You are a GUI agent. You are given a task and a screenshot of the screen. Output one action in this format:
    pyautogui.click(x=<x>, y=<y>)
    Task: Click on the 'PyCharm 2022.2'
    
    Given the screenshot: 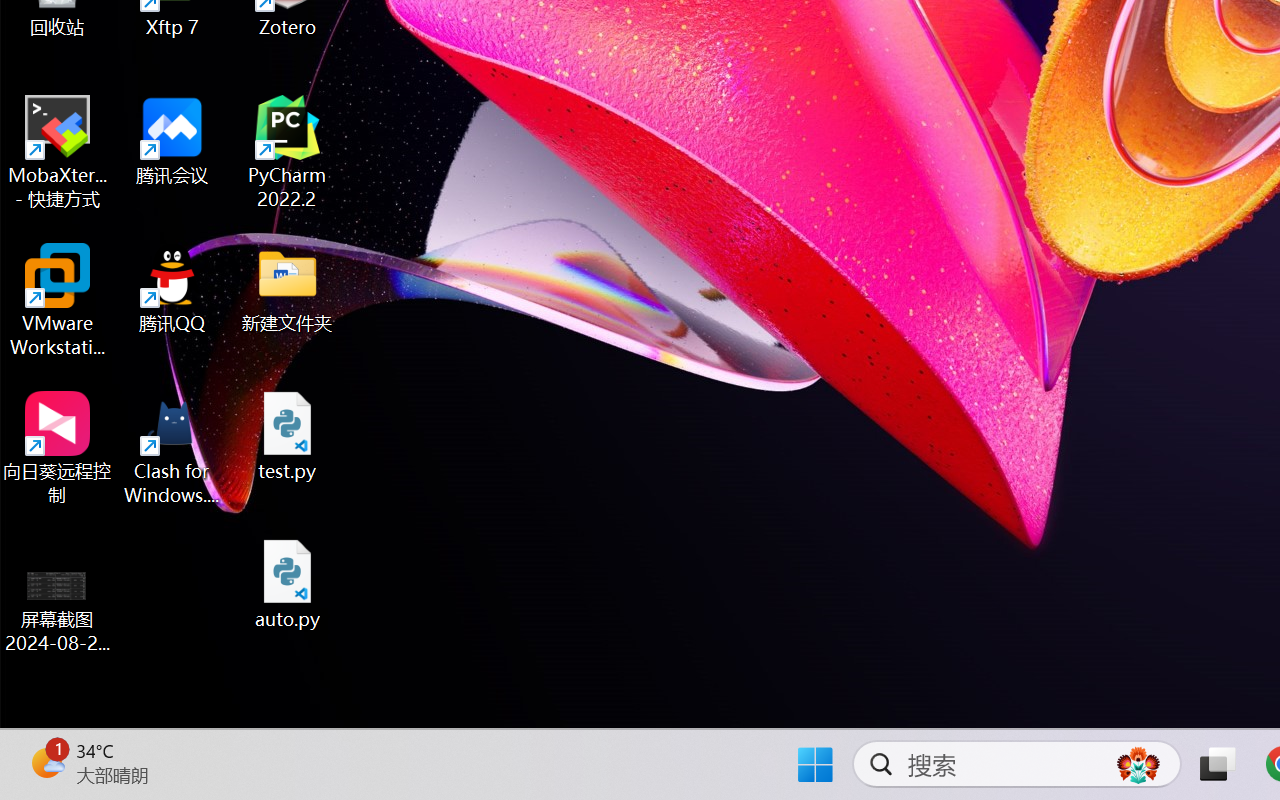 What is the action you would take?
    pyautogui.click(x=287, y=152)
    